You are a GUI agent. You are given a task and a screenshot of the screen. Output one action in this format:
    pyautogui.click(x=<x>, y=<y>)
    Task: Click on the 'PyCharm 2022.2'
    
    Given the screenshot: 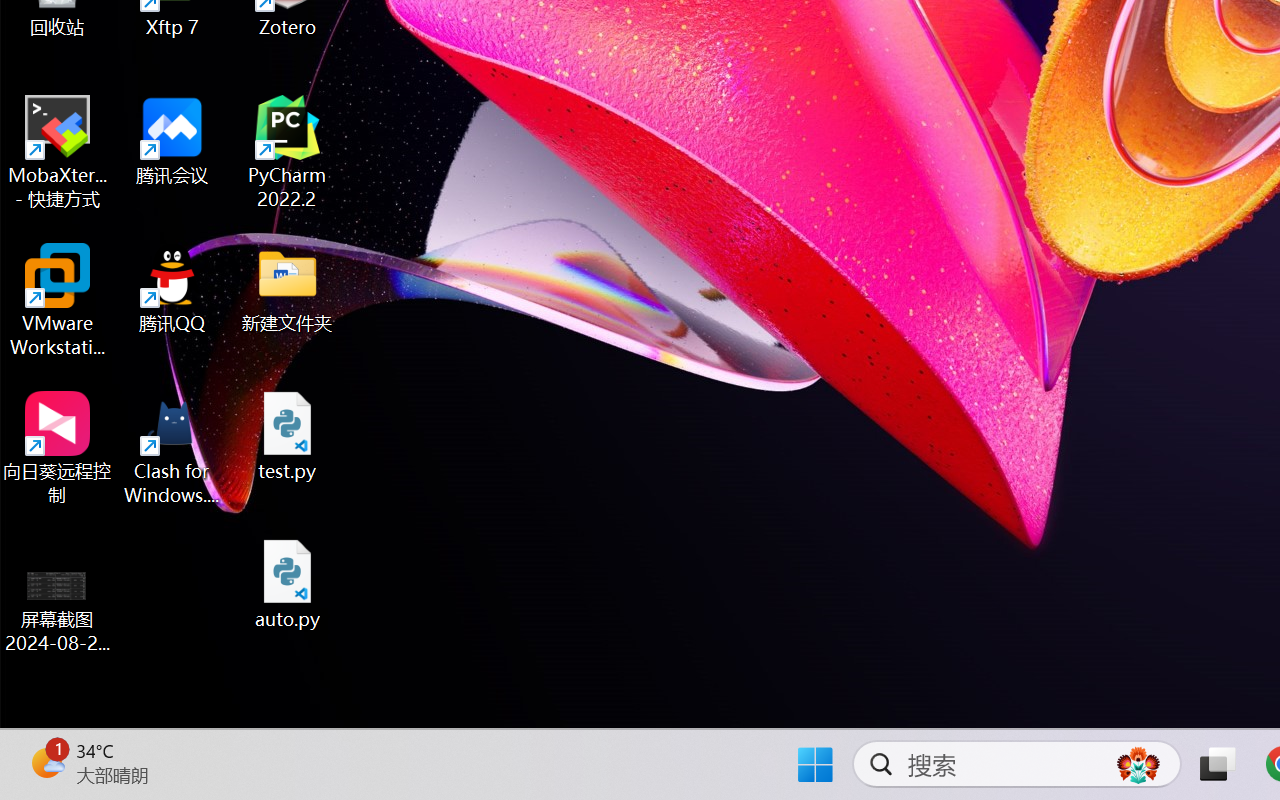 What is the action you would take?
    pyautogui.click(x=287, y=152)
    